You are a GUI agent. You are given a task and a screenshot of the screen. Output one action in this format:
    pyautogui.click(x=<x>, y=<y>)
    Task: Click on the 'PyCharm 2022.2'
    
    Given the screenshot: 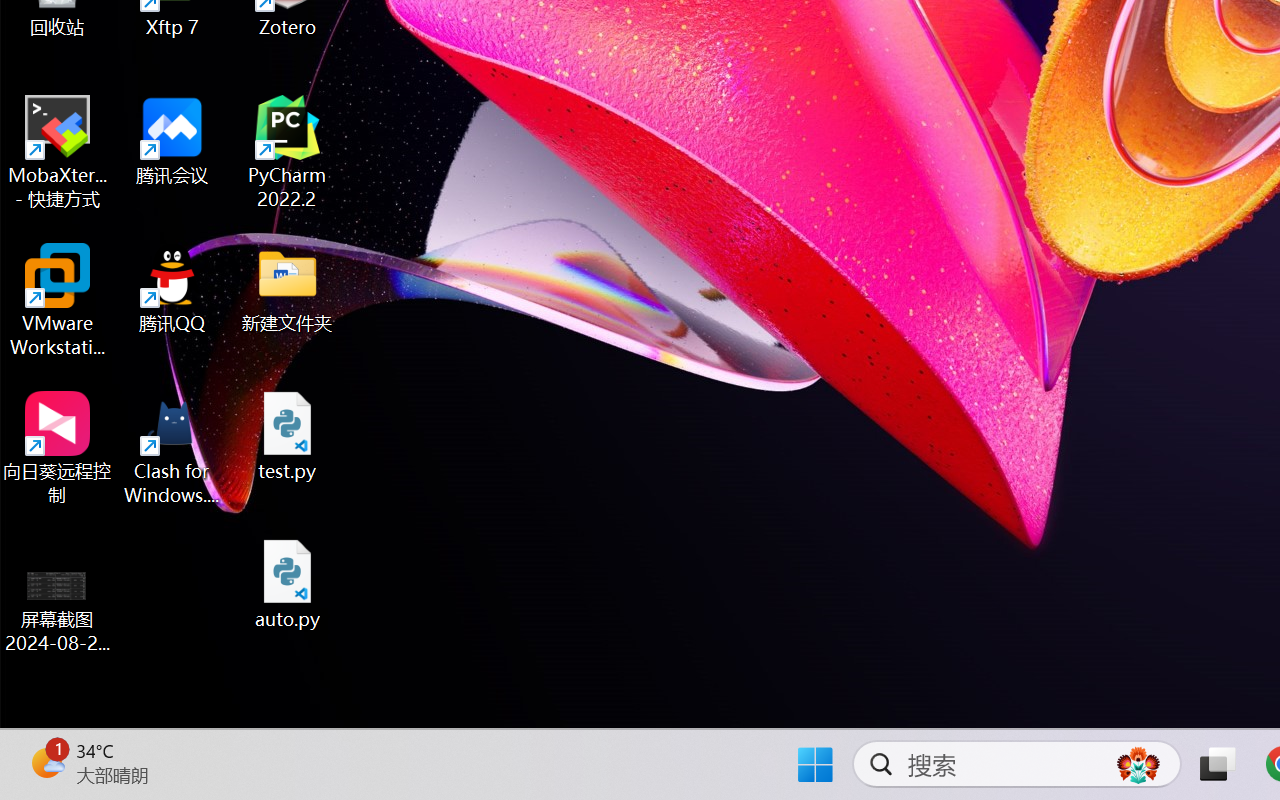 What is the action you would take?
    pyautogui.click(x=287, y=152)
    